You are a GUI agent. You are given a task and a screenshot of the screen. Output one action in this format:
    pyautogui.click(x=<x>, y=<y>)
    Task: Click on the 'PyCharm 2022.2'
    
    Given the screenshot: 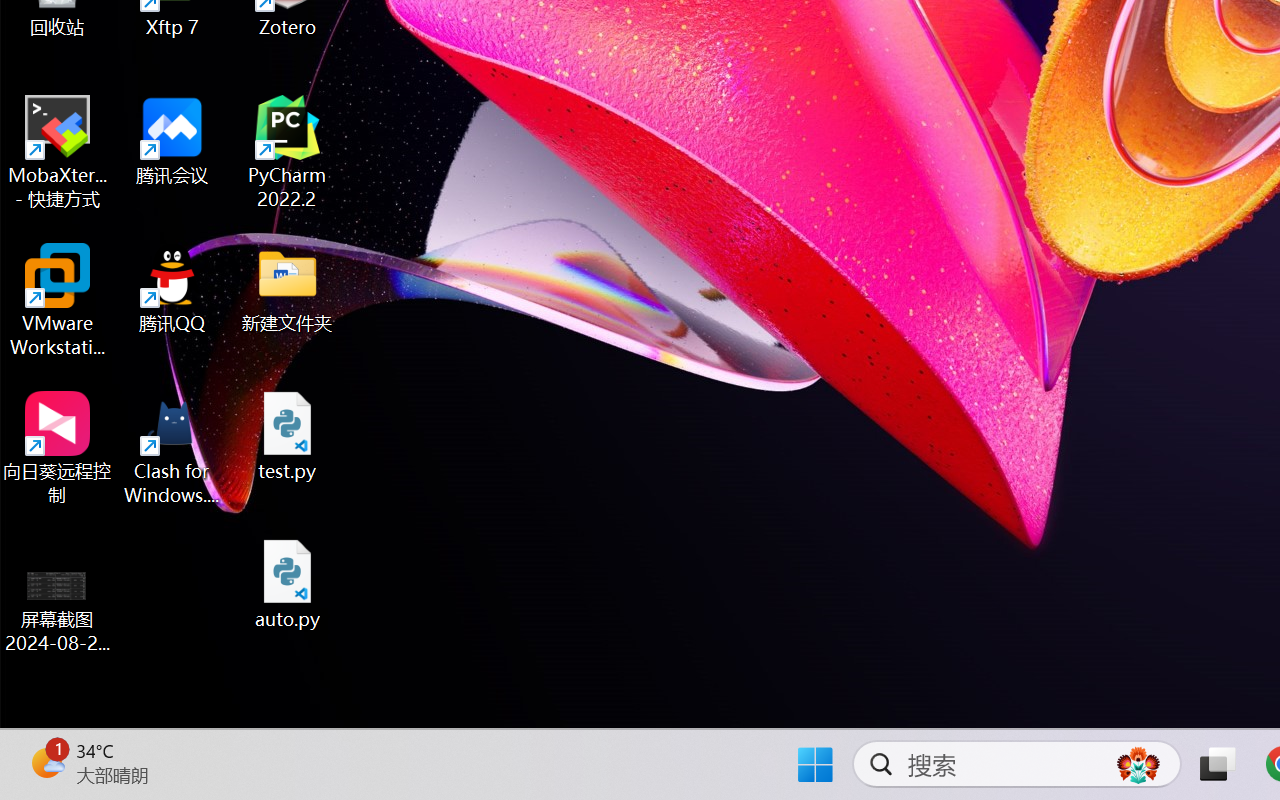 What is the action you would take?
    pyautogui.click(x=287, y=152)
    